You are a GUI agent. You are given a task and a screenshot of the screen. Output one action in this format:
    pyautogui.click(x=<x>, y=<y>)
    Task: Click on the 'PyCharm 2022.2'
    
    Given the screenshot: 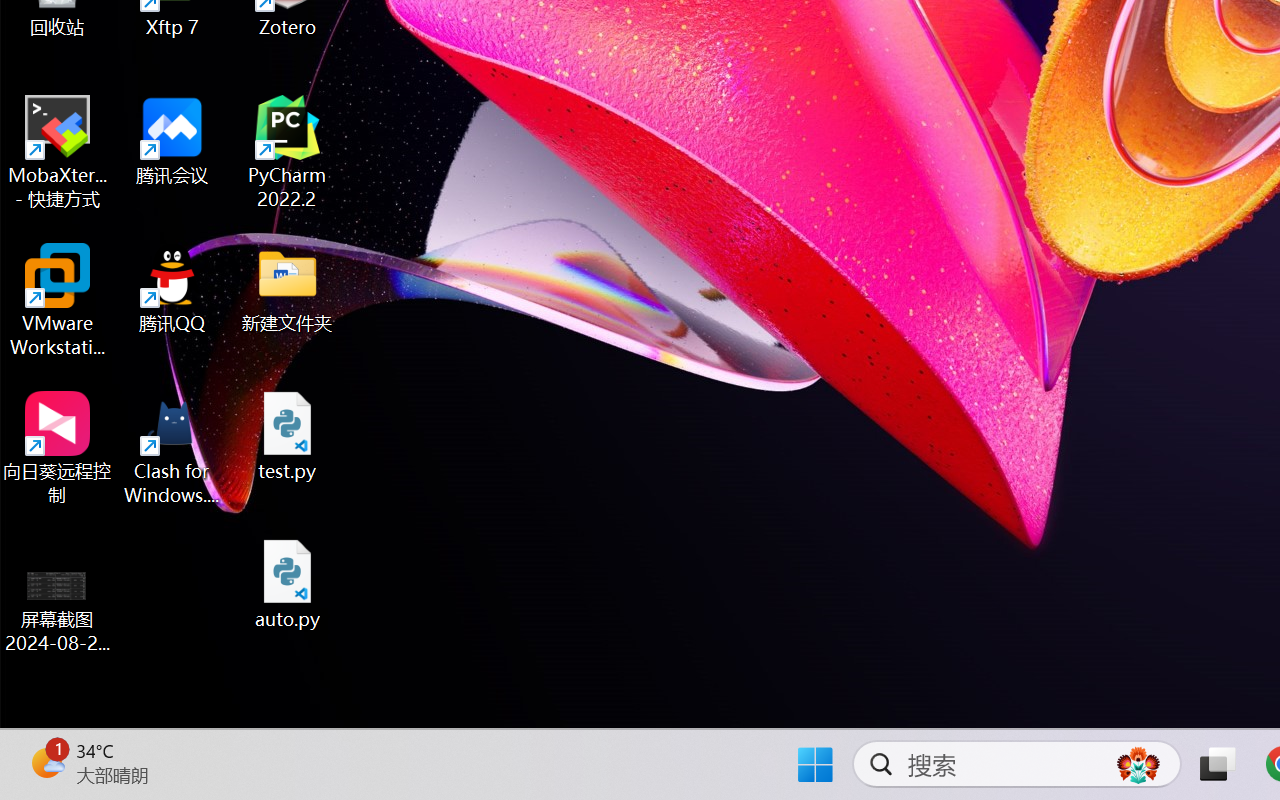 What is the action you would take?
    pyautogui.click(x=287, y=152)
    